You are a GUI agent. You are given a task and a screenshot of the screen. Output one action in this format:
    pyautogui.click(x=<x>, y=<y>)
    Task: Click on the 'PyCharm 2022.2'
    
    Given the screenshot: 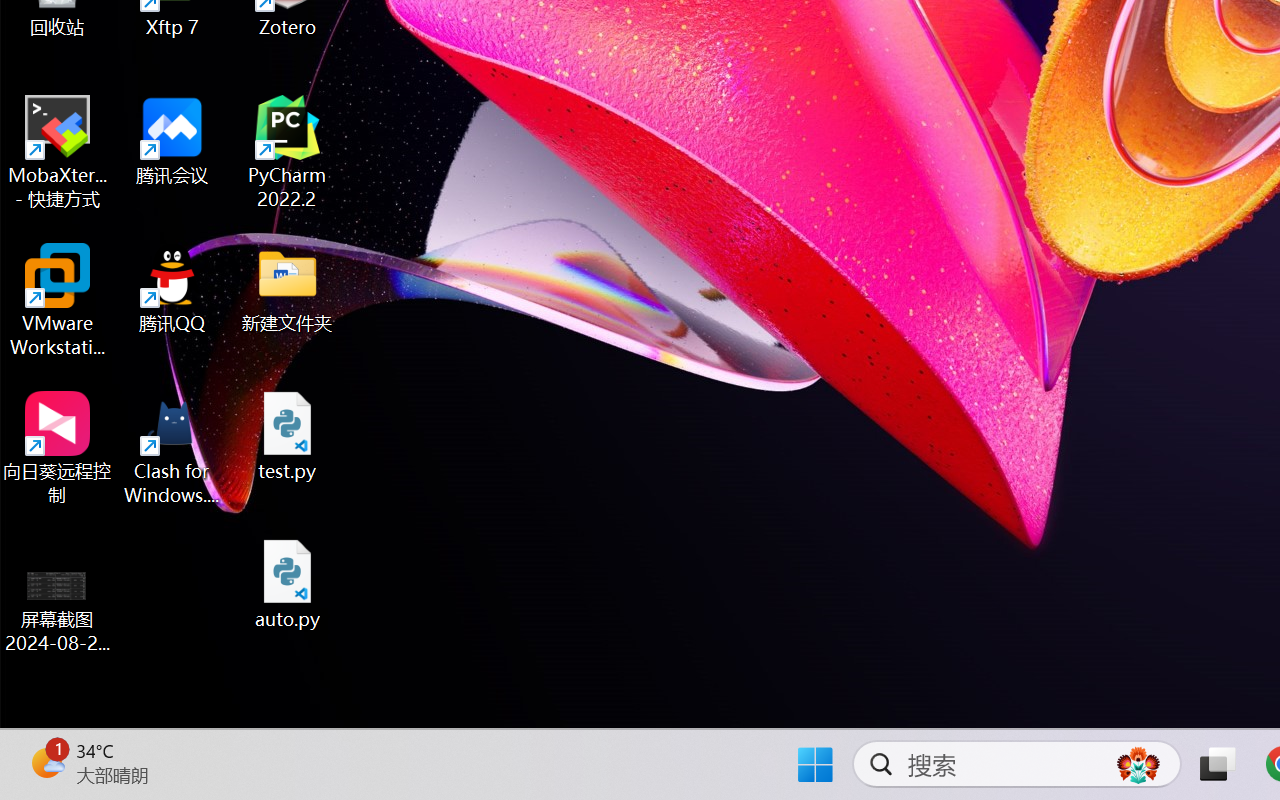 What is the action you would take?
    pyautogui.click(x=287, y=152)
    